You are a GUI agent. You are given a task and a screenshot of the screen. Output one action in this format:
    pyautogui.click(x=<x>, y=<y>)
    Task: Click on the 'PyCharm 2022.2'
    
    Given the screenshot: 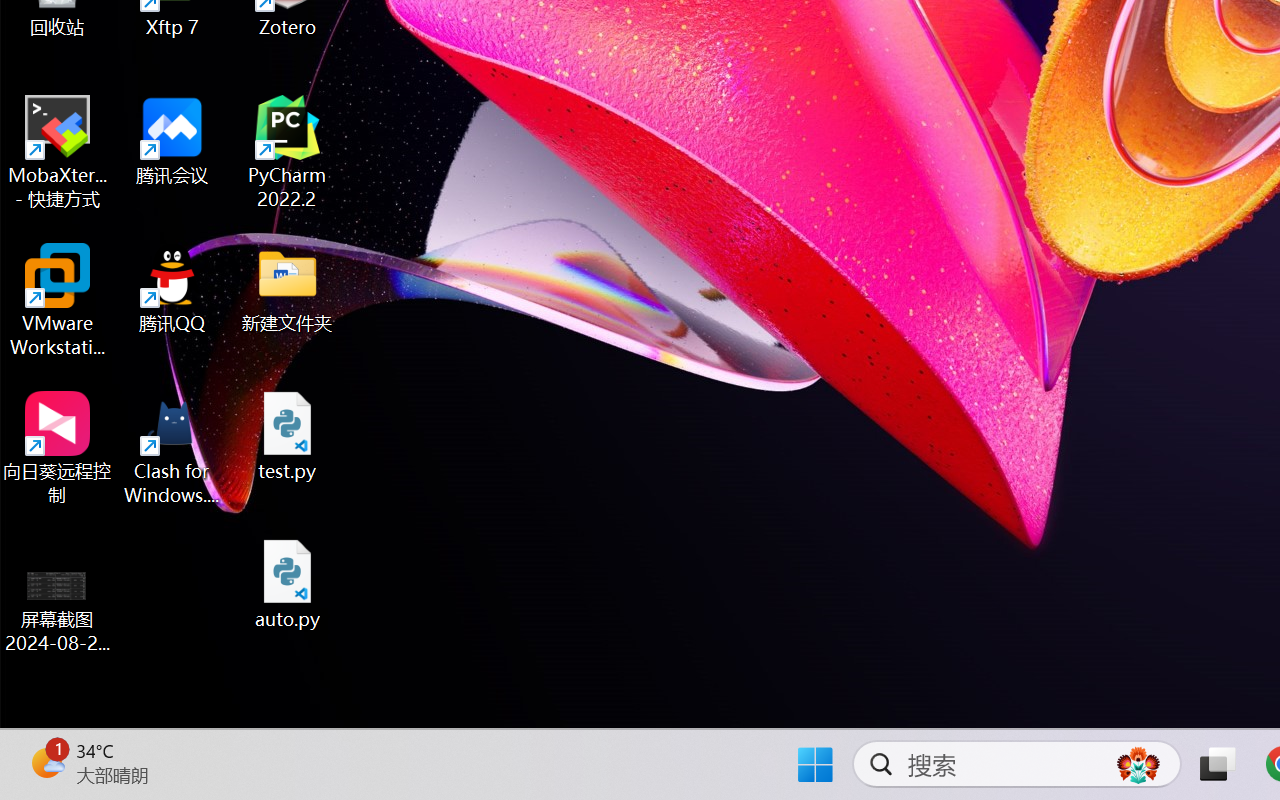 What is the action you would take?
    pyautogui.click(x=287, y=152)
    